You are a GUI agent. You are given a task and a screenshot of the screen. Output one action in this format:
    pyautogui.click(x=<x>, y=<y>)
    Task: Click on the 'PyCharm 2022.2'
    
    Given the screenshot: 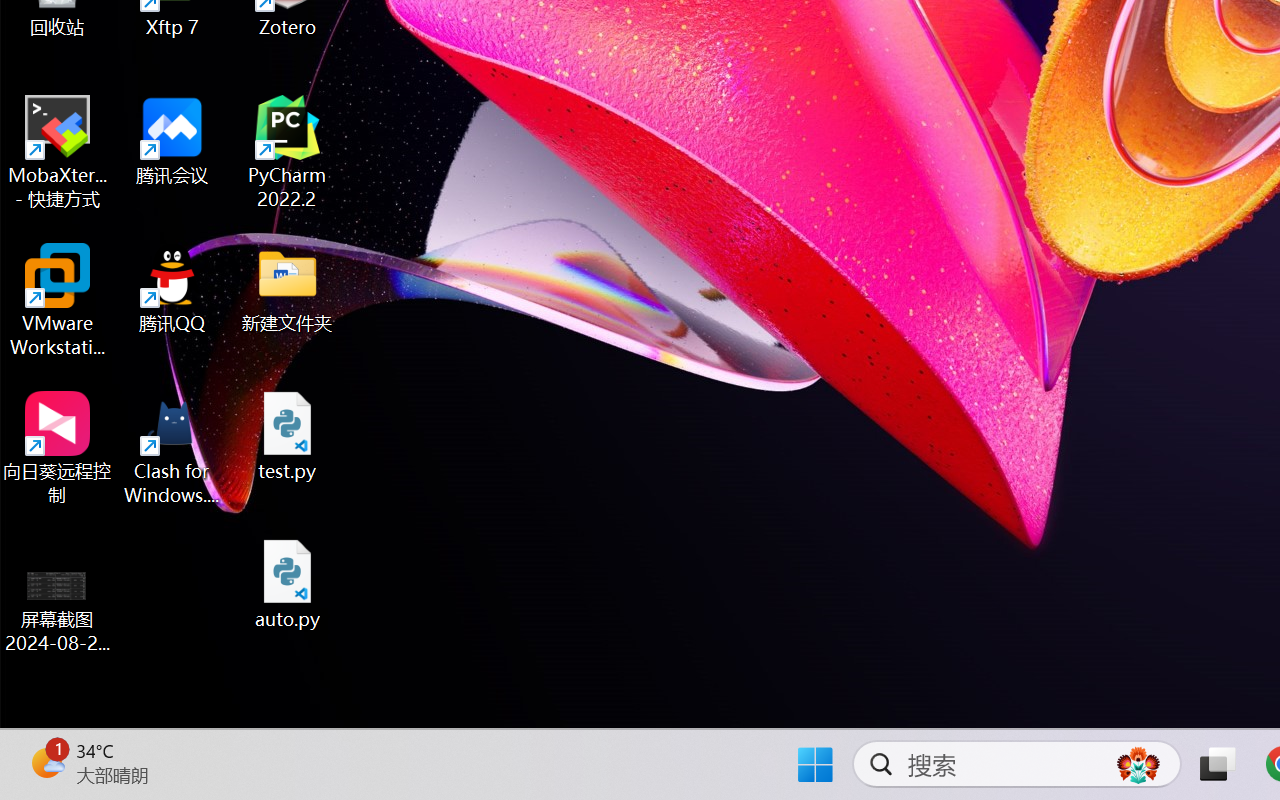 What is the action you would take?
    pyautogui.click(x=287, y=152)
    